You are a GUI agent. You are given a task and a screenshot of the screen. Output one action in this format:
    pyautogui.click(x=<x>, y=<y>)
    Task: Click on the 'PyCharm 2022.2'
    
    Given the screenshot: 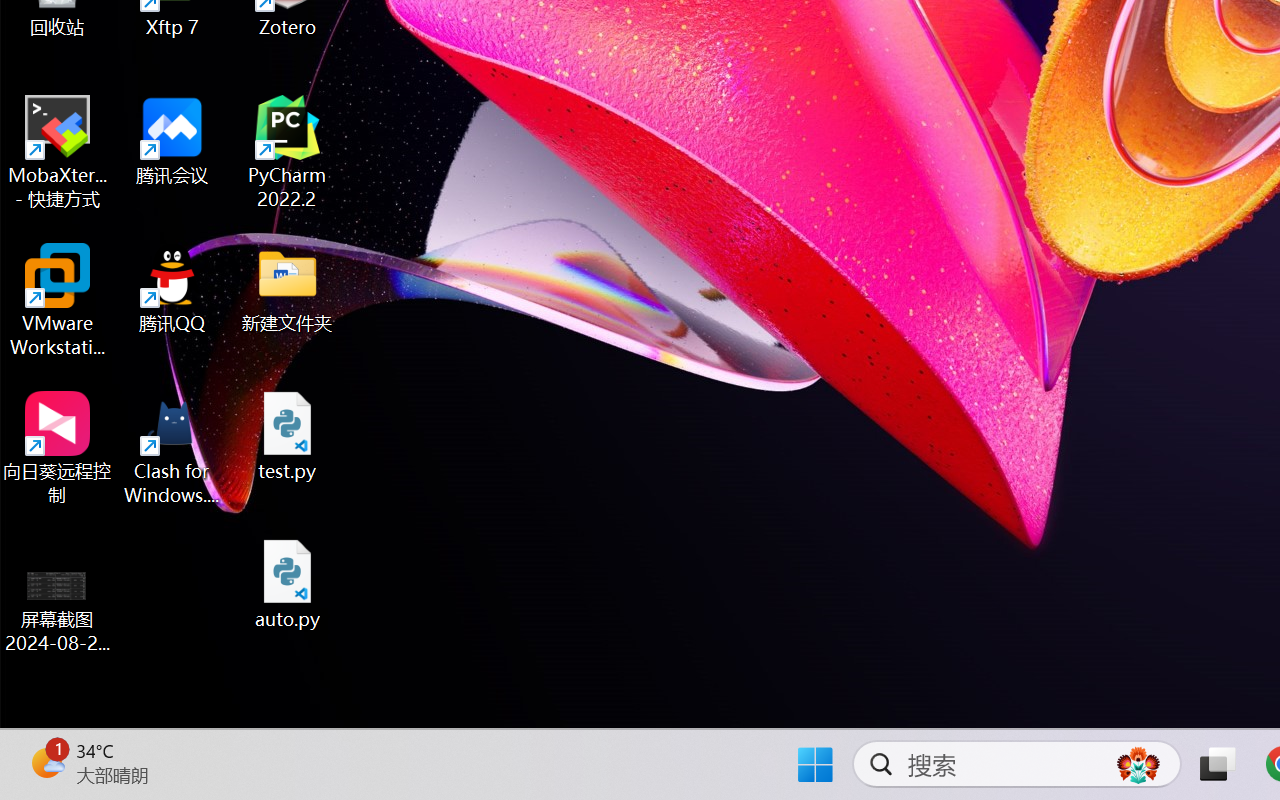 What is the action you would take?
    pyautogui.click(x=287, y=152)
    